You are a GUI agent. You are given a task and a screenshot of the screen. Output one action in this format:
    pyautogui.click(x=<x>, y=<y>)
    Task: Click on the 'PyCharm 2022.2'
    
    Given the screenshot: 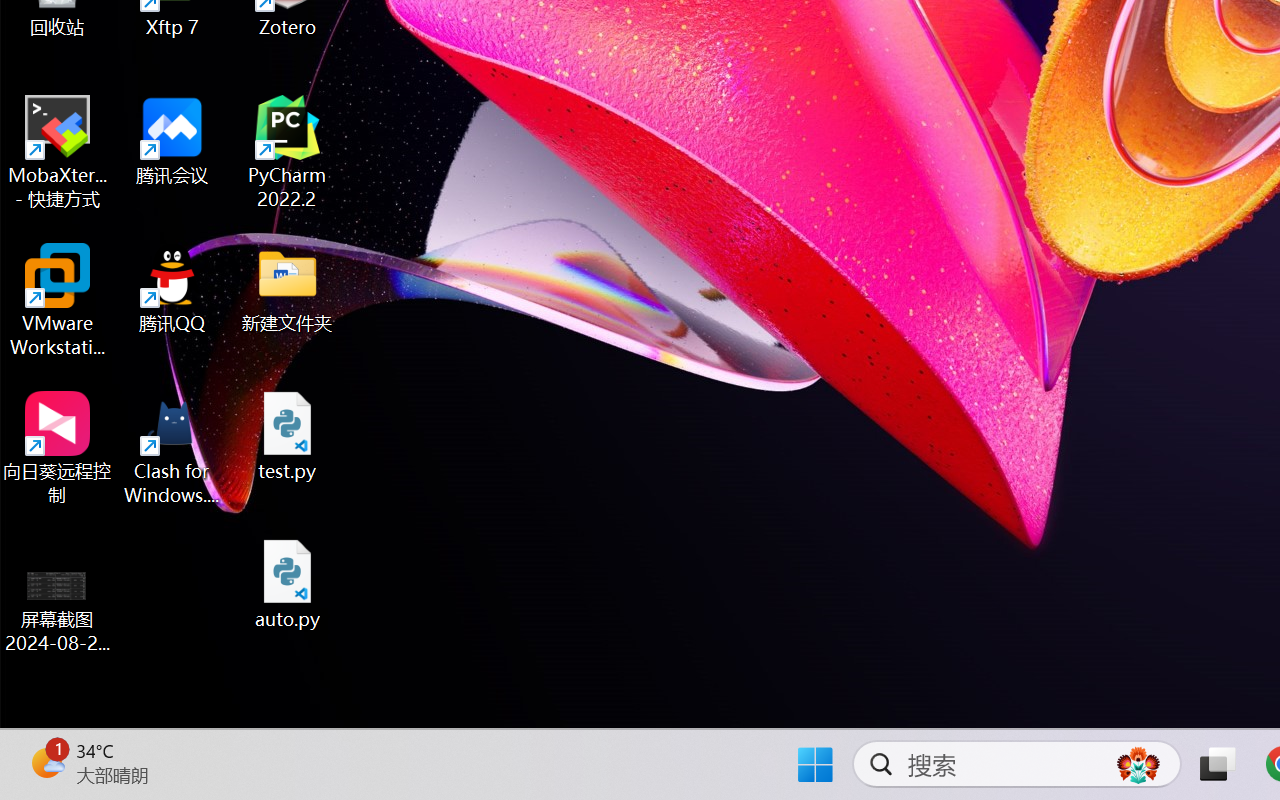 What is the action you would take?
    pyautogui.click(x=287, y=152)
    